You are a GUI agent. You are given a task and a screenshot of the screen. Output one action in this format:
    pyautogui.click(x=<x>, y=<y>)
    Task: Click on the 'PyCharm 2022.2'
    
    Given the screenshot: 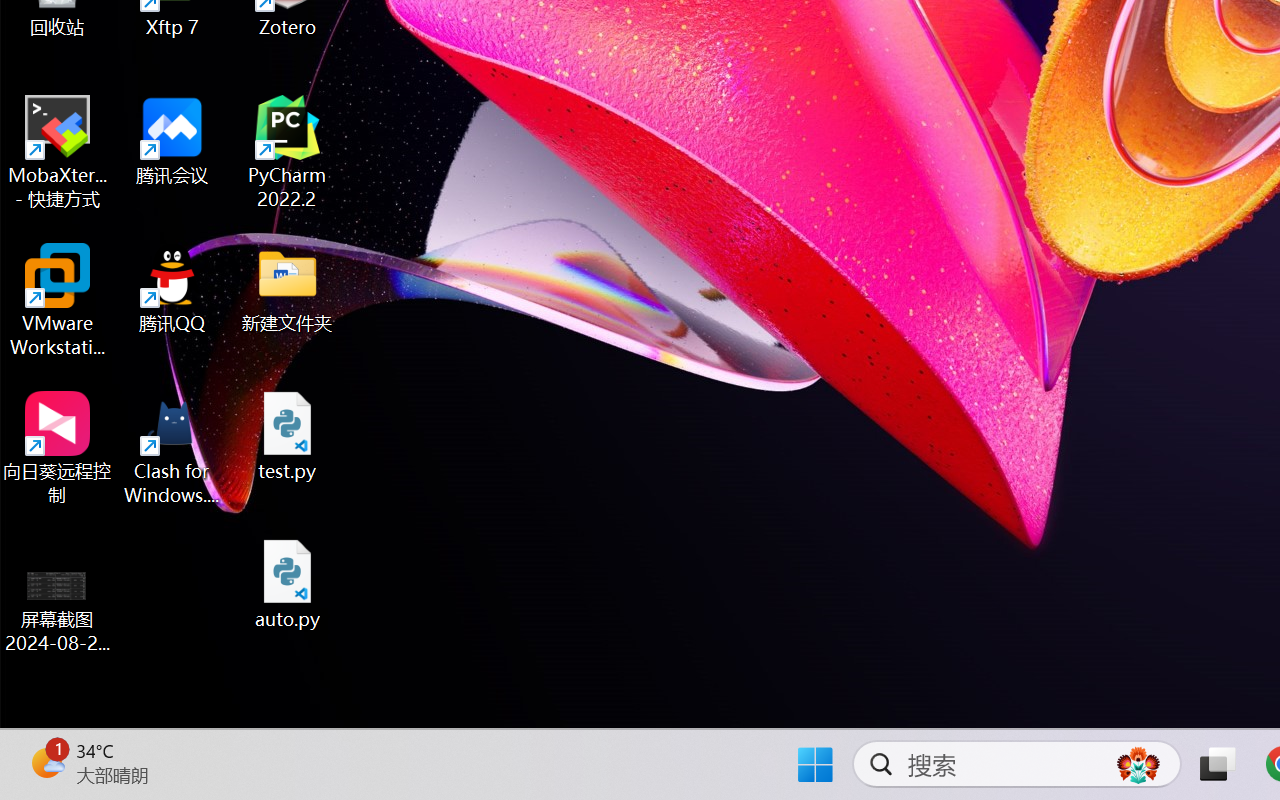 What is the action you would take?
    pyautogui.click(x=287, y=152)
    